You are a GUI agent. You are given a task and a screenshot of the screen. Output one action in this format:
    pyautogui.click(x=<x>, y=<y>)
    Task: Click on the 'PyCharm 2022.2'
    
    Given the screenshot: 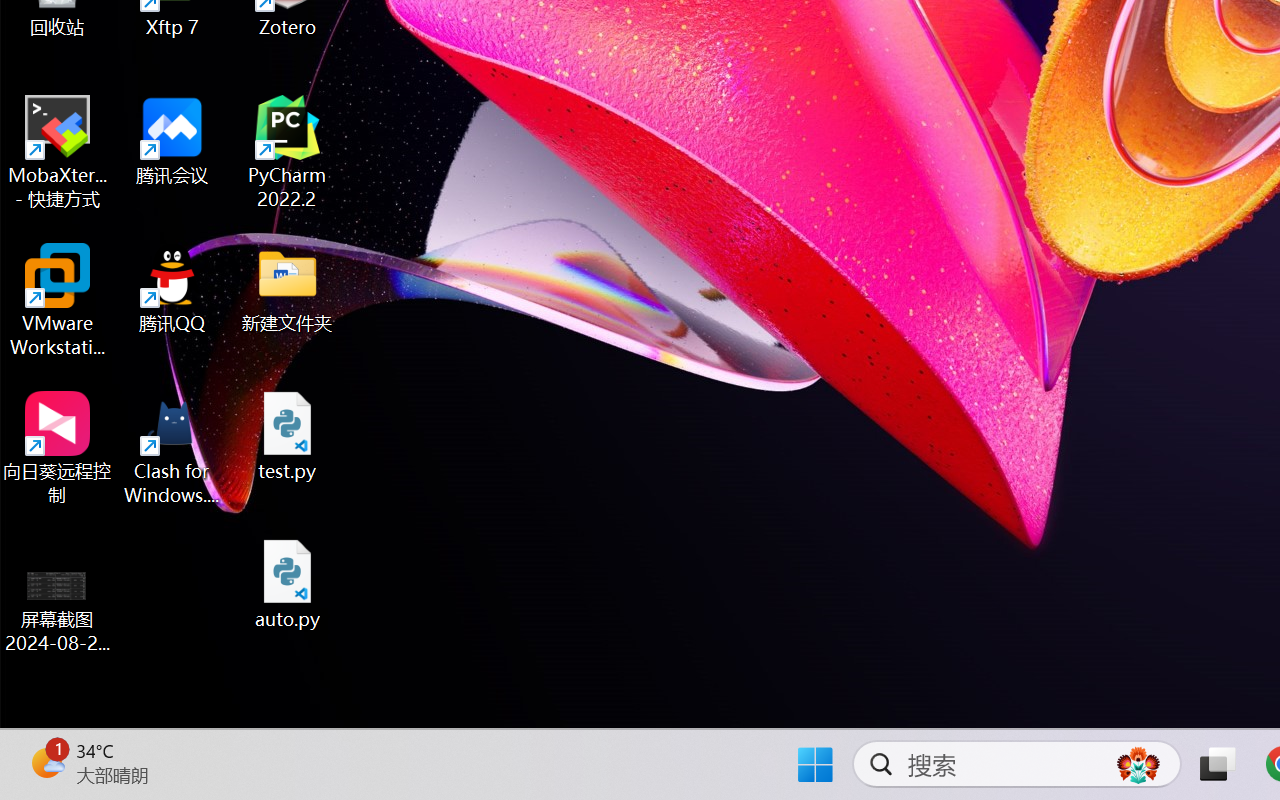 What is the action you would take?
    pyautogui.click(x=287, y=152)
    